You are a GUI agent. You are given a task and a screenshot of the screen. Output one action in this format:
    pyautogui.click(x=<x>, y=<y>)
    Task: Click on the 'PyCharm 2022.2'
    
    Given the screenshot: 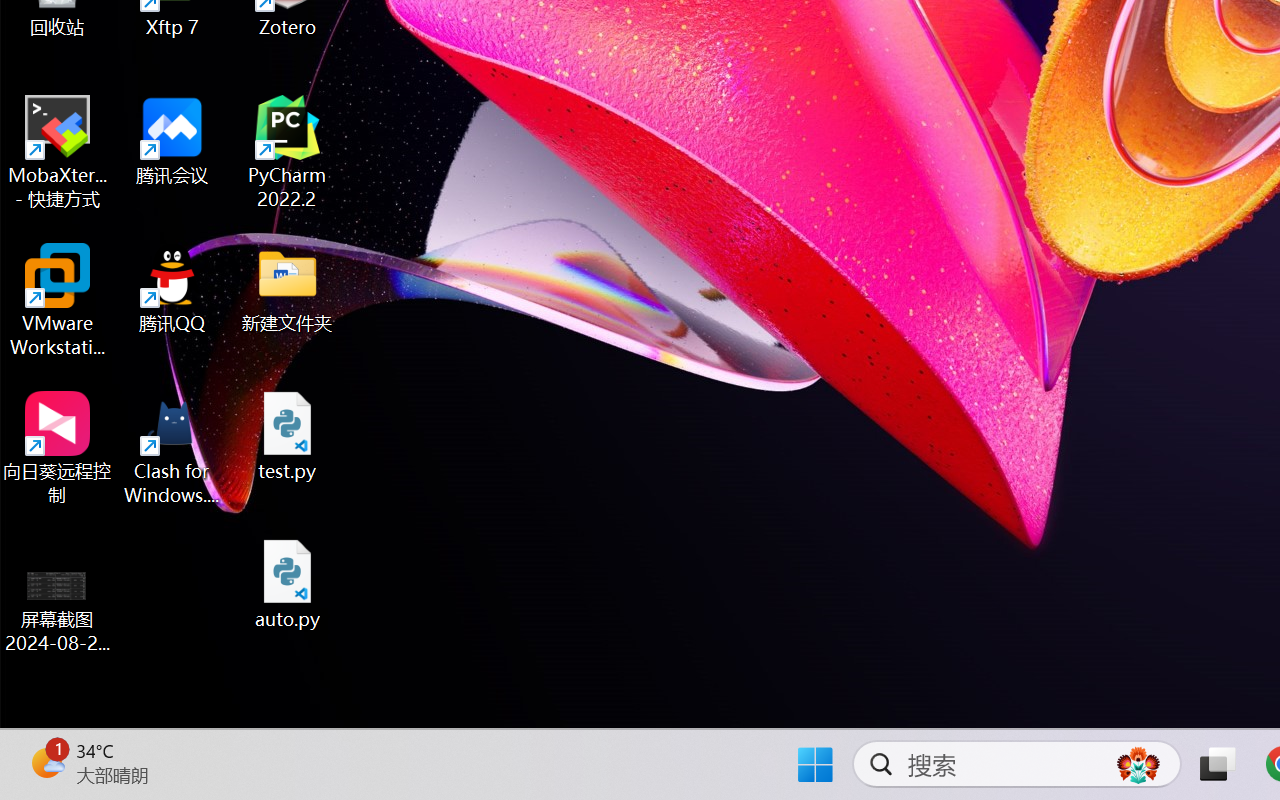 What is the action you would take?
    pyautogui.click(x=287, y=152)
    